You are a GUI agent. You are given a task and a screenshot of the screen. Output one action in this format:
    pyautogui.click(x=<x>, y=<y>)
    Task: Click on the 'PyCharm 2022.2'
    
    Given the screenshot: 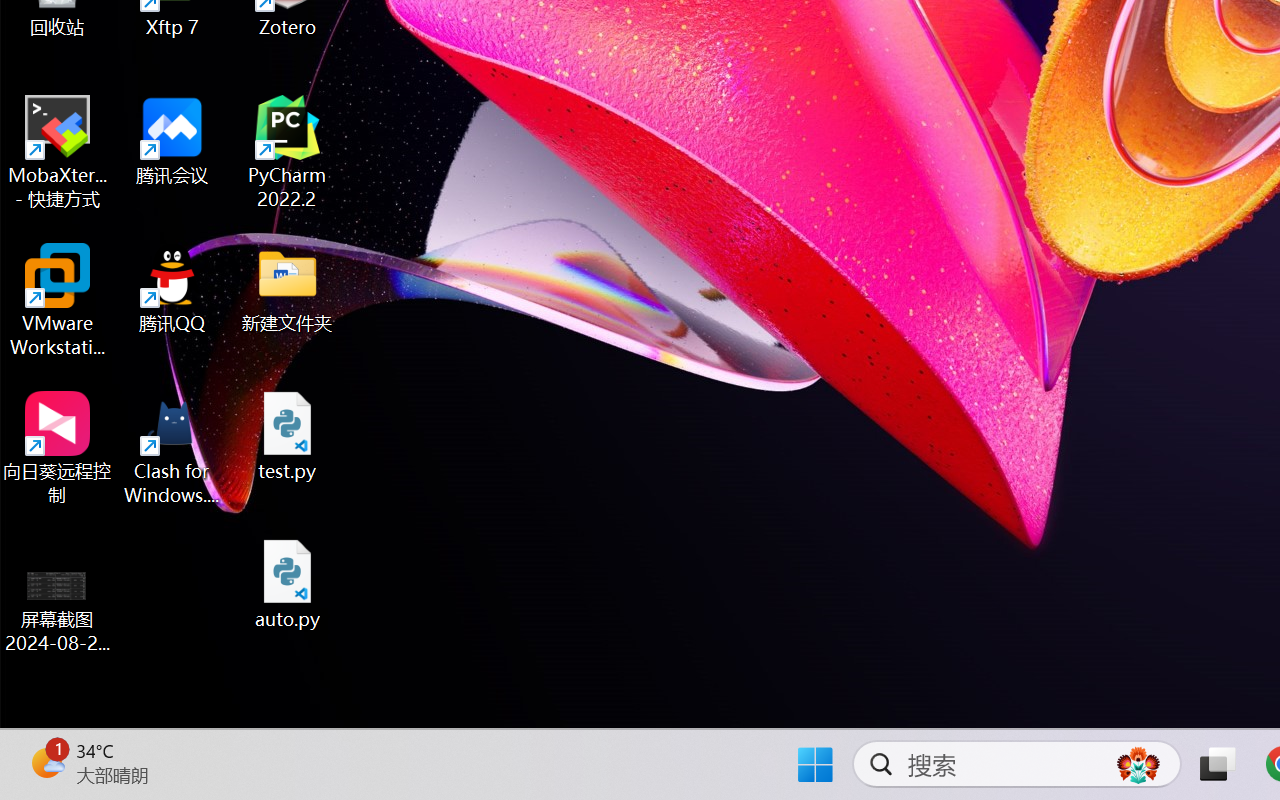 What is the action you would take?
    pyautogui.click(x=287, y=152)
    